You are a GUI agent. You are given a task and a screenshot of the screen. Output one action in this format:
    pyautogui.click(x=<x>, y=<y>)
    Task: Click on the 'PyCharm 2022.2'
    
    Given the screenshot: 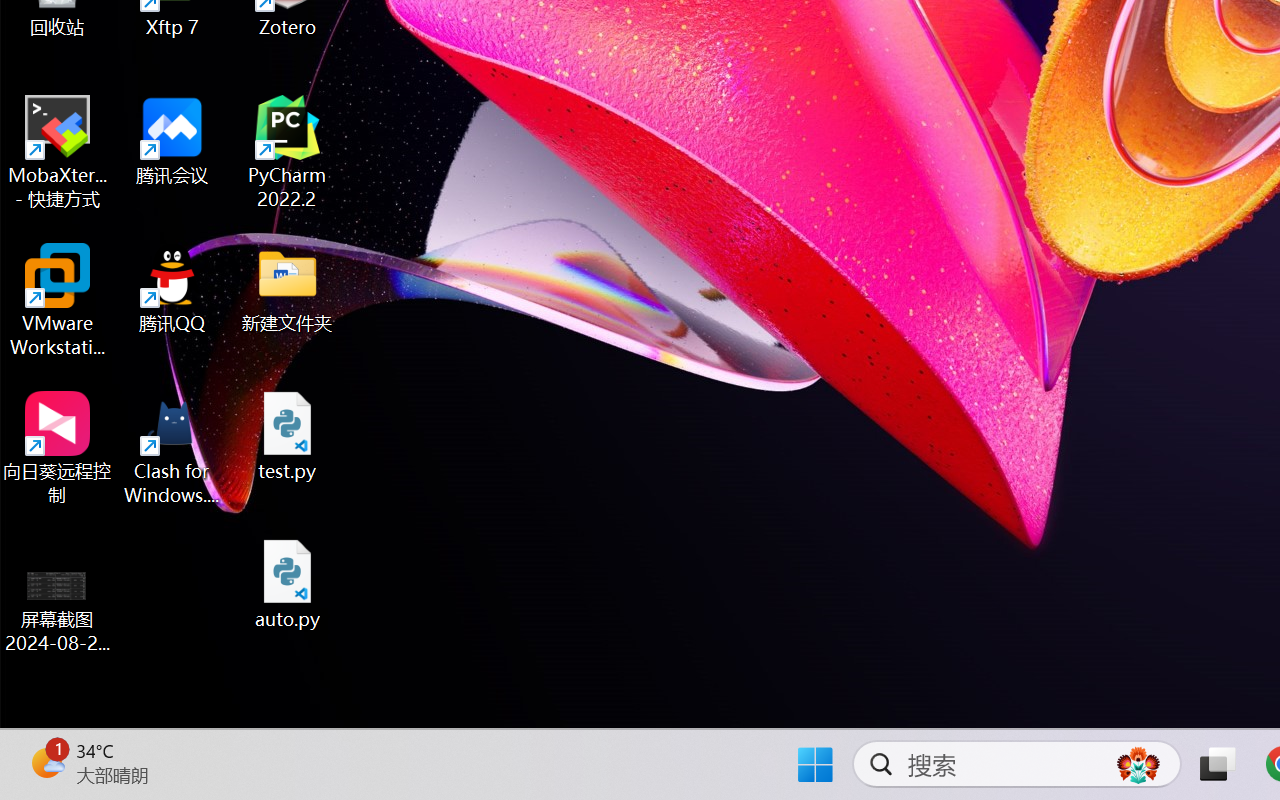 What is the action you would take?
    pyautogui.click(x=287, y=152)
    